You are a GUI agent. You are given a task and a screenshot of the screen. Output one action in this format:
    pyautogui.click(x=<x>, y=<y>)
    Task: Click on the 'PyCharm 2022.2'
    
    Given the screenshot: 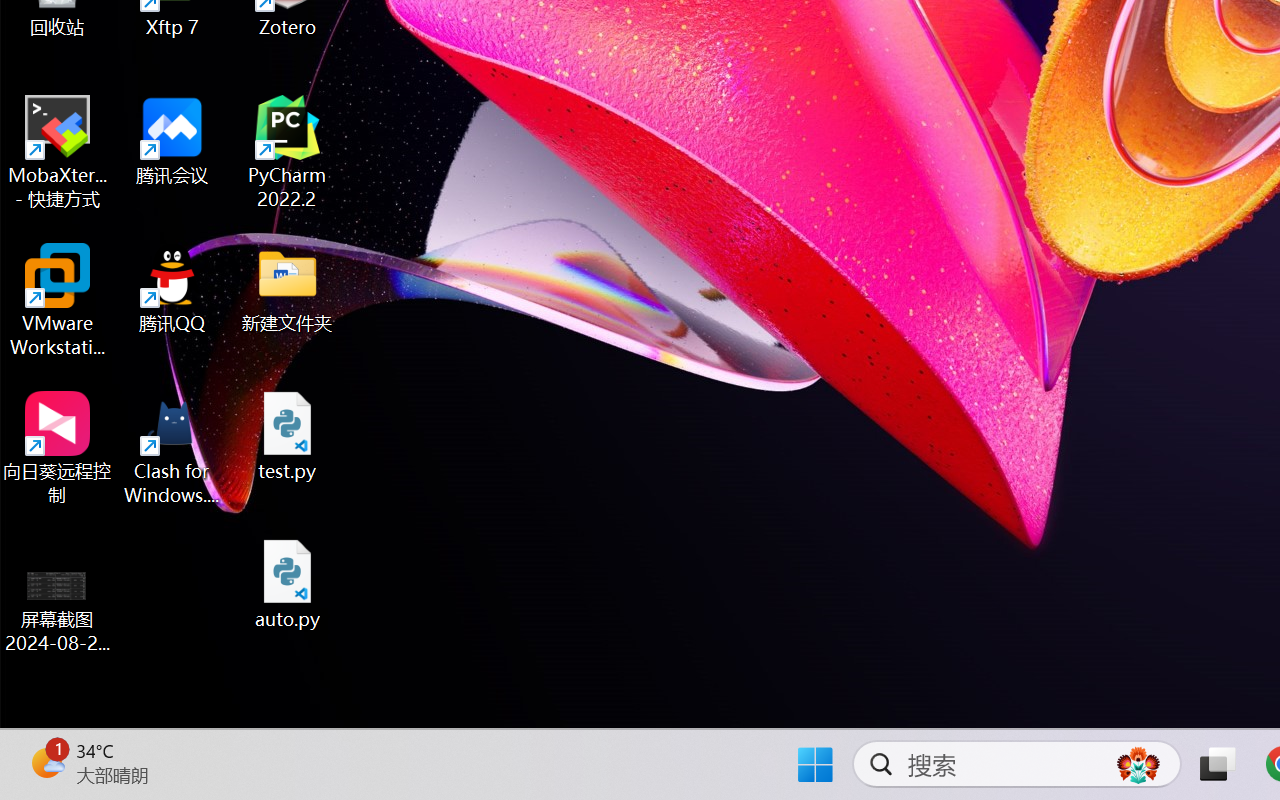 What is the action you would take?
    pyautogui.click(x=287, y=152)
    